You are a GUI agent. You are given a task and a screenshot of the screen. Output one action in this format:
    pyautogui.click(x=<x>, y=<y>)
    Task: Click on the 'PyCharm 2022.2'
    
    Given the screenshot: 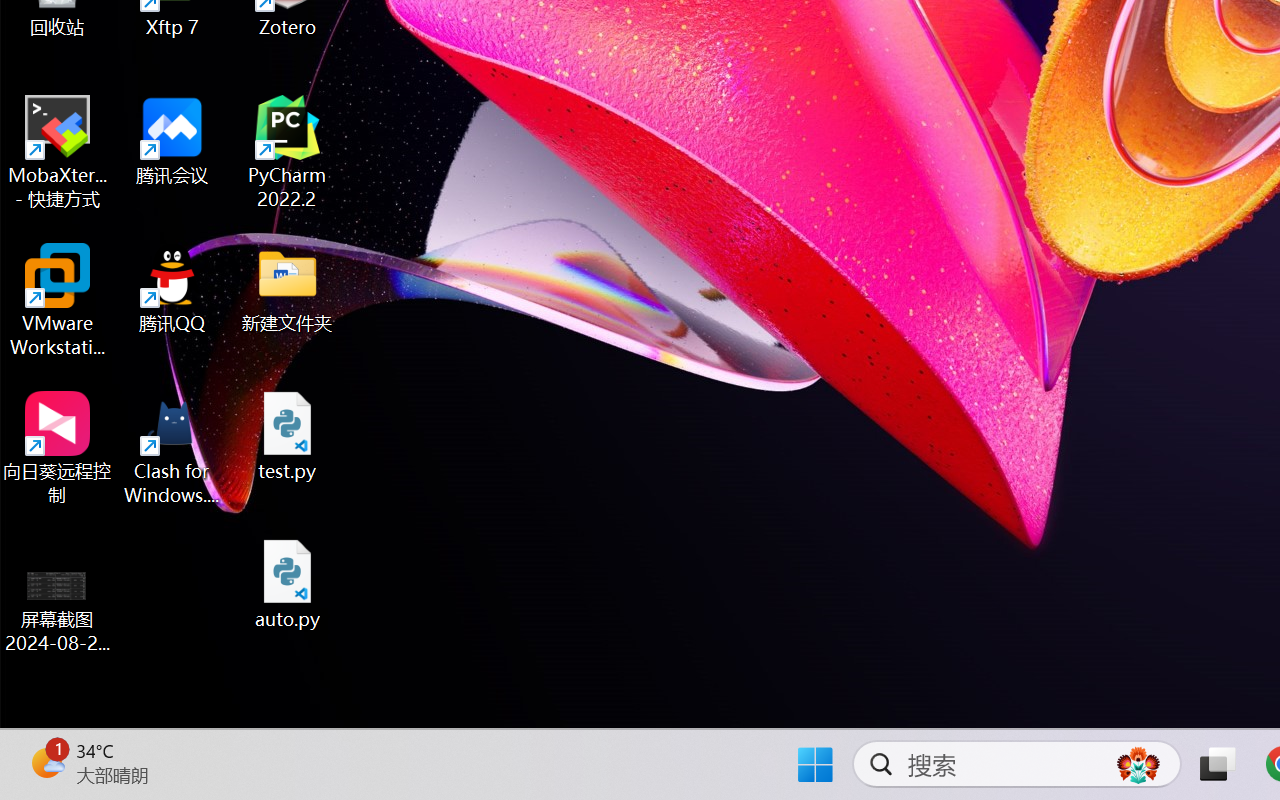 What is the action you would take?
    pyautogui.click(x=287, y=152)
    